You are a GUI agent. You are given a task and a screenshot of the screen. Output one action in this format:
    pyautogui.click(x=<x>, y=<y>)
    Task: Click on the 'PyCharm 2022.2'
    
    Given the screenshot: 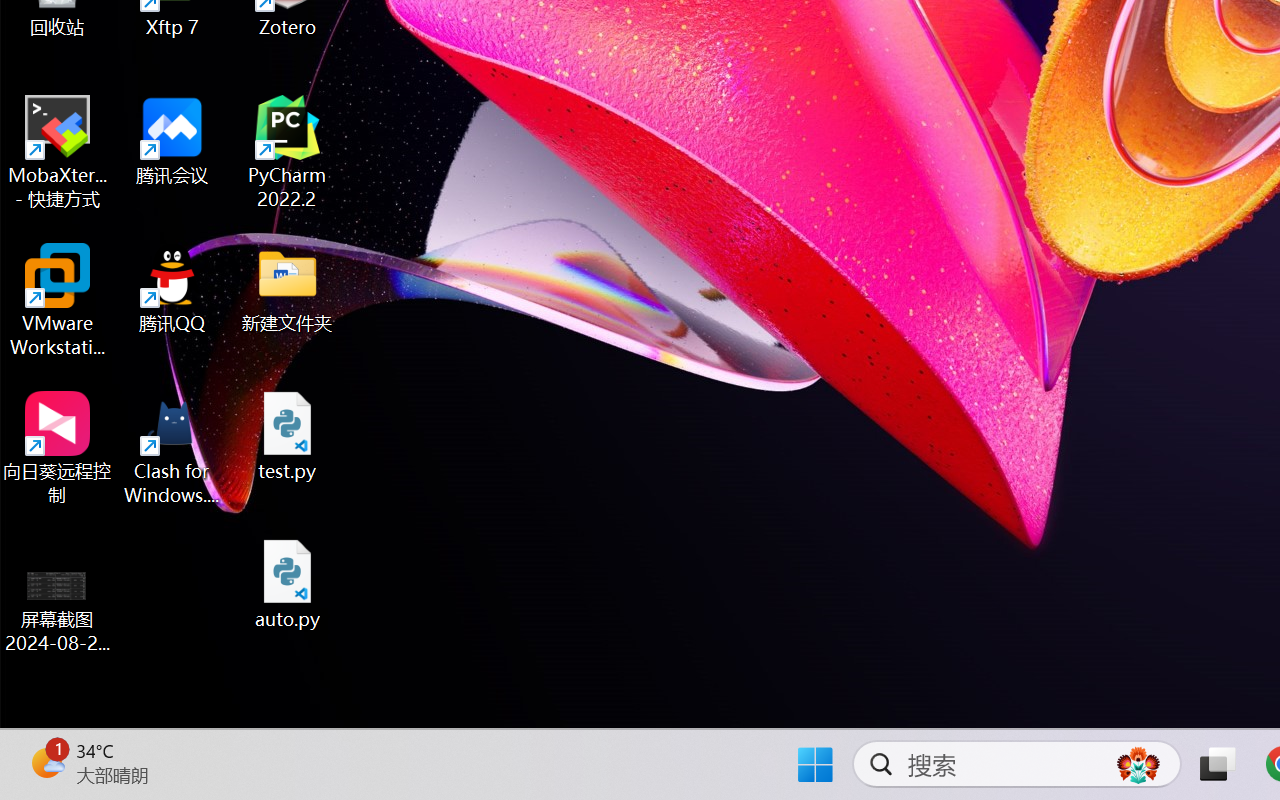 What is the action you would take?
    pyautogui.click(x=287, y=152)
    